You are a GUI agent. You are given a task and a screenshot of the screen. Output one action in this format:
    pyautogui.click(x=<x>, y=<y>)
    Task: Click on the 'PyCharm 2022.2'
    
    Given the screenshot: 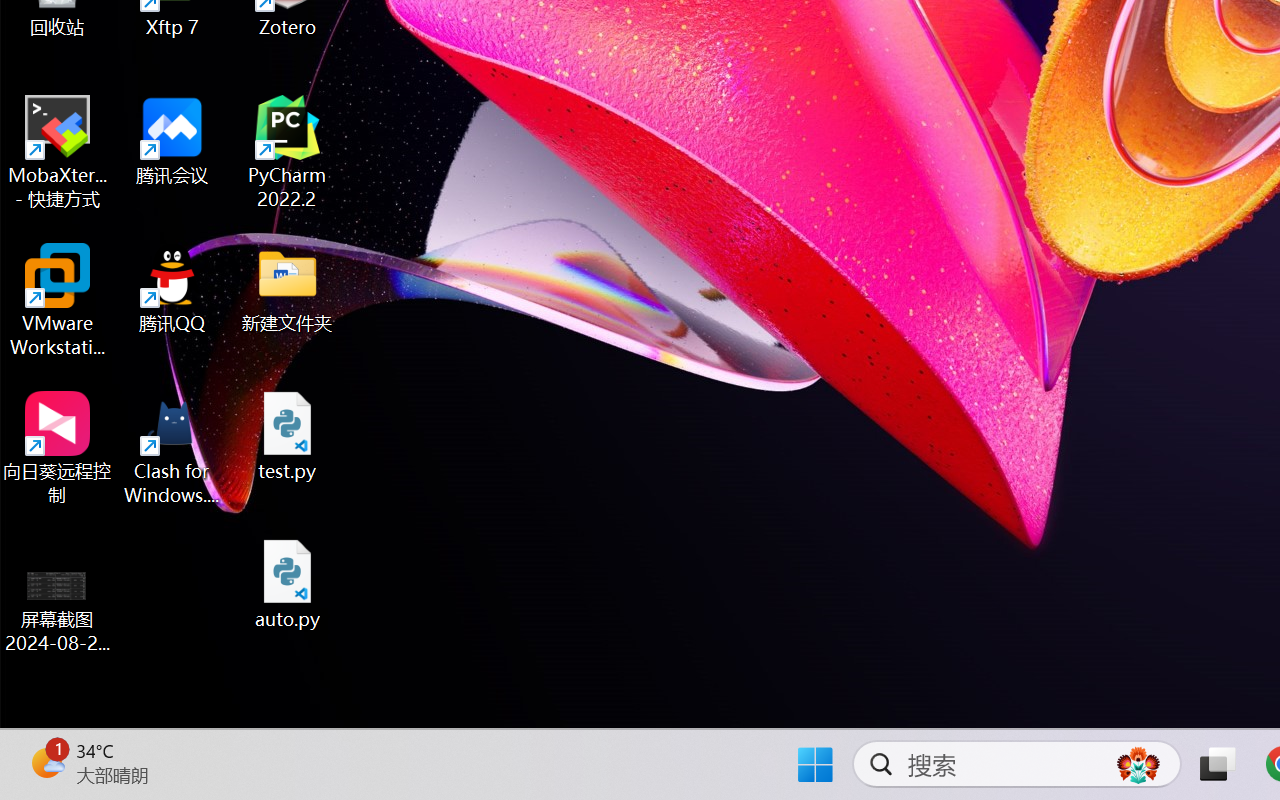 What is the action you would take?
    pyautogui.click(x=287, y=152)
    